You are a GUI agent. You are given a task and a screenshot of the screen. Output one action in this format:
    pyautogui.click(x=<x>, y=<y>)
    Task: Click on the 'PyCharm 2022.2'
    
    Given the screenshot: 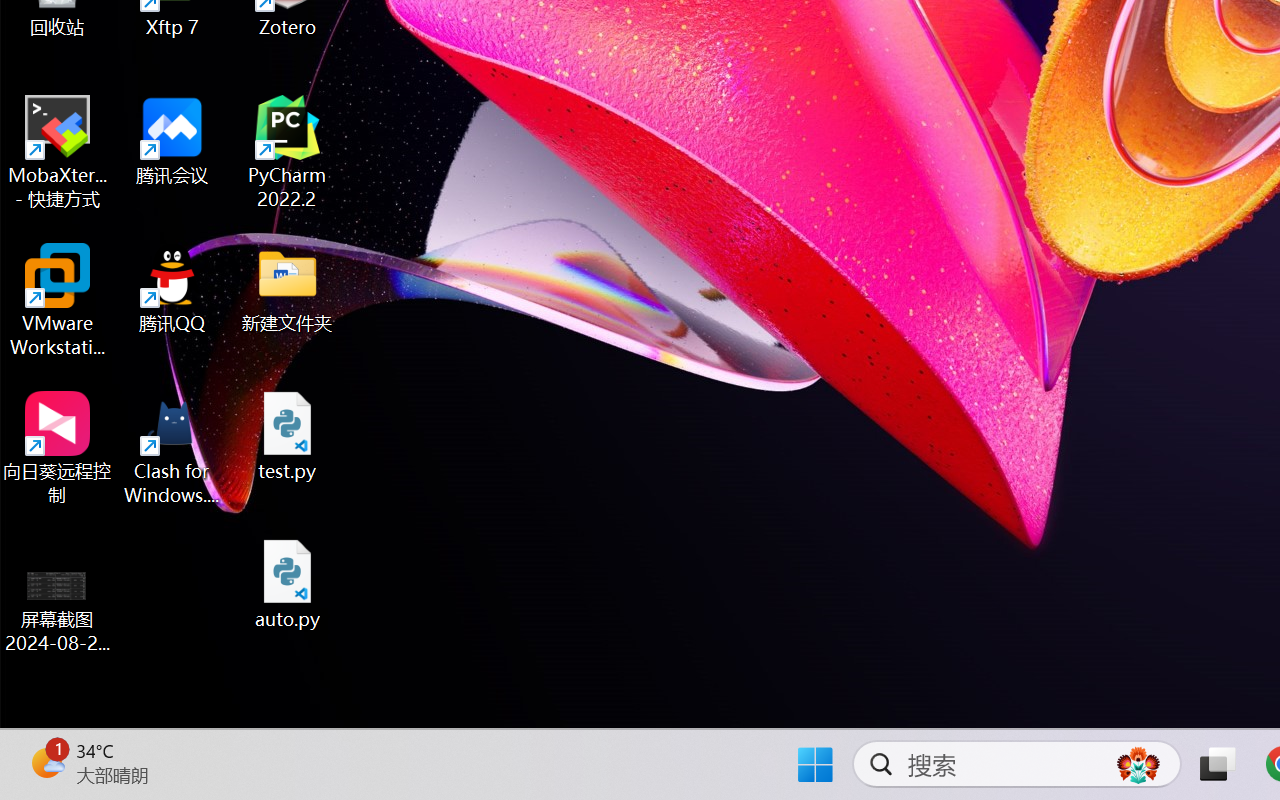 What is the action you would take?
    pyautogui.click(x=287, y=152)
    